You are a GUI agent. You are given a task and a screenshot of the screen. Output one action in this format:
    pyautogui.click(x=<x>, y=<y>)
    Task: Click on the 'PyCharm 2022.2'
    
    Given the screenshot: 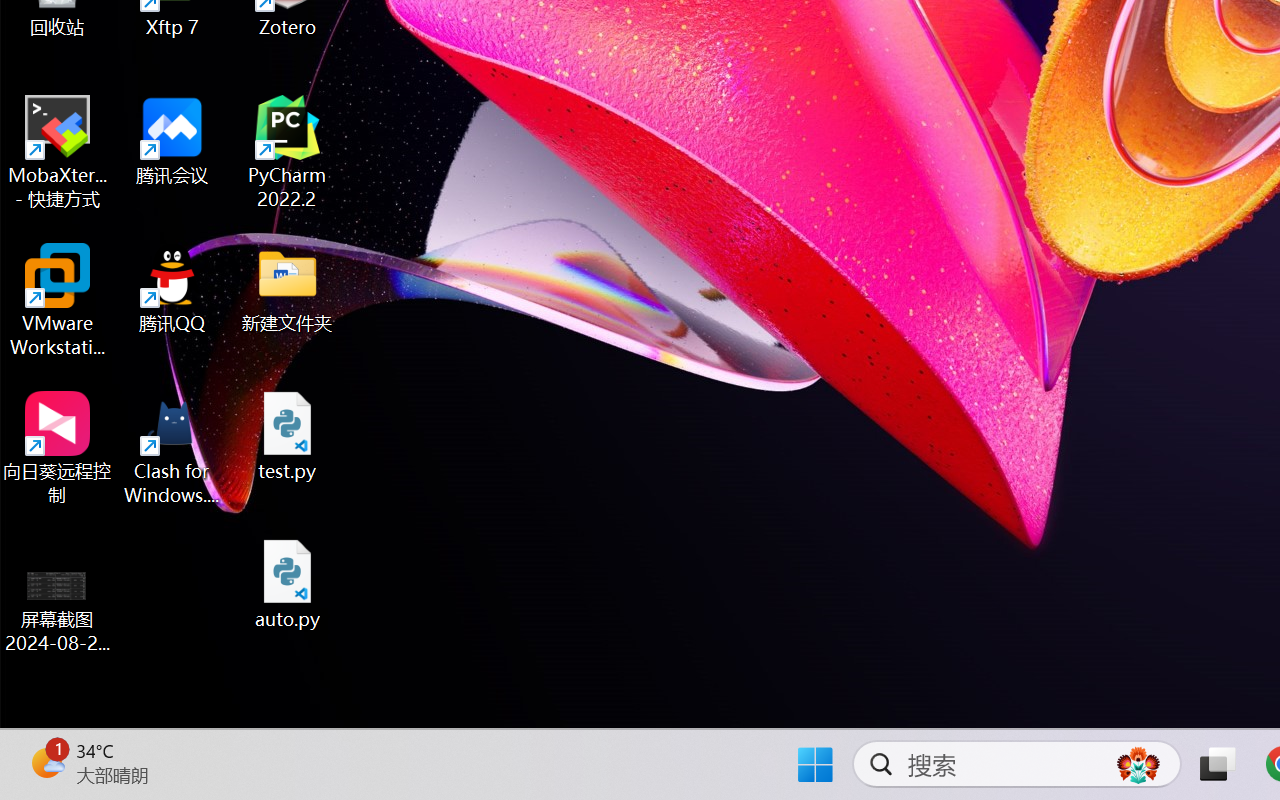 What is the action you would take?
    pyautogui.click(x=287, y=152)
    